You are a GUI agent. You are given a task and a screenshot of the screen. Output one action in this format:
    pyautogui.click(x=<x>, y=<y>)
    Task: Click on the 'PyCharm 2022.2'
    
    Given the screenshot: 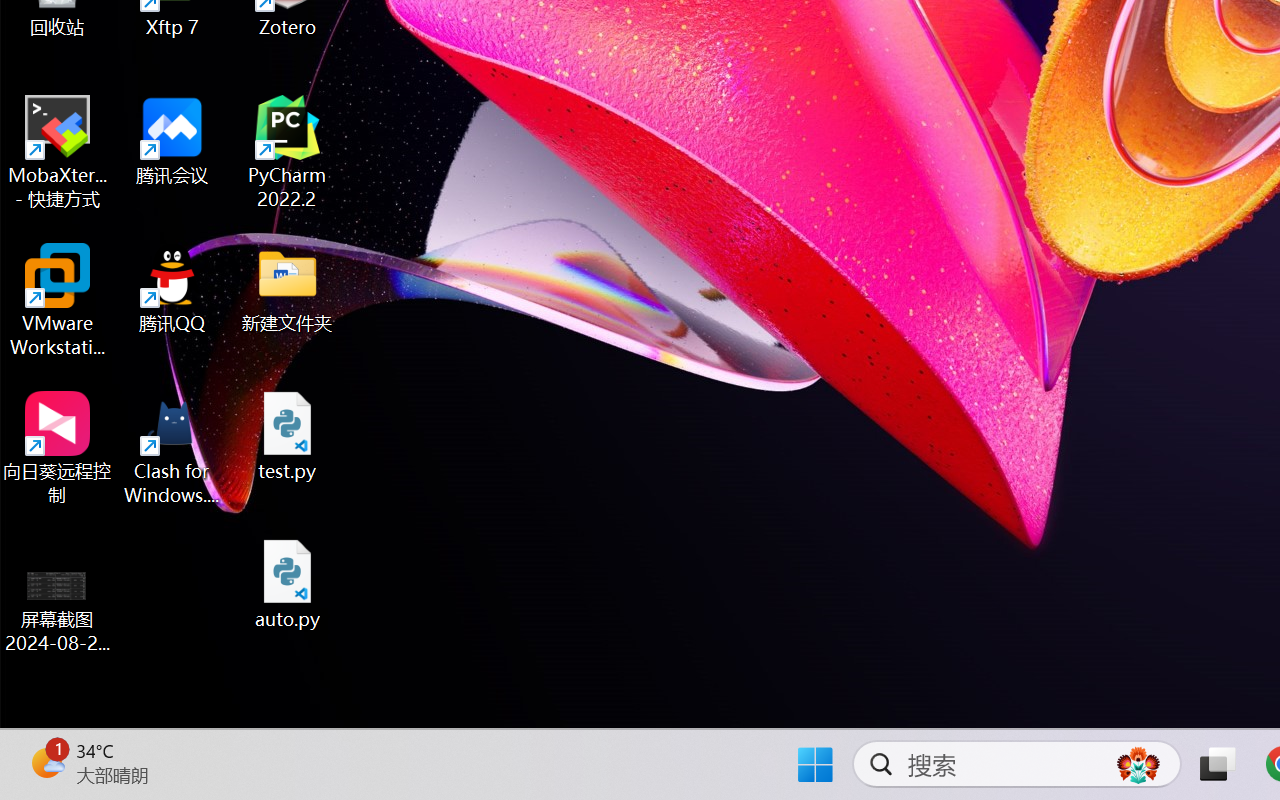 What is the action you would take?
    pyautogui.click(x=287, y=152)
    